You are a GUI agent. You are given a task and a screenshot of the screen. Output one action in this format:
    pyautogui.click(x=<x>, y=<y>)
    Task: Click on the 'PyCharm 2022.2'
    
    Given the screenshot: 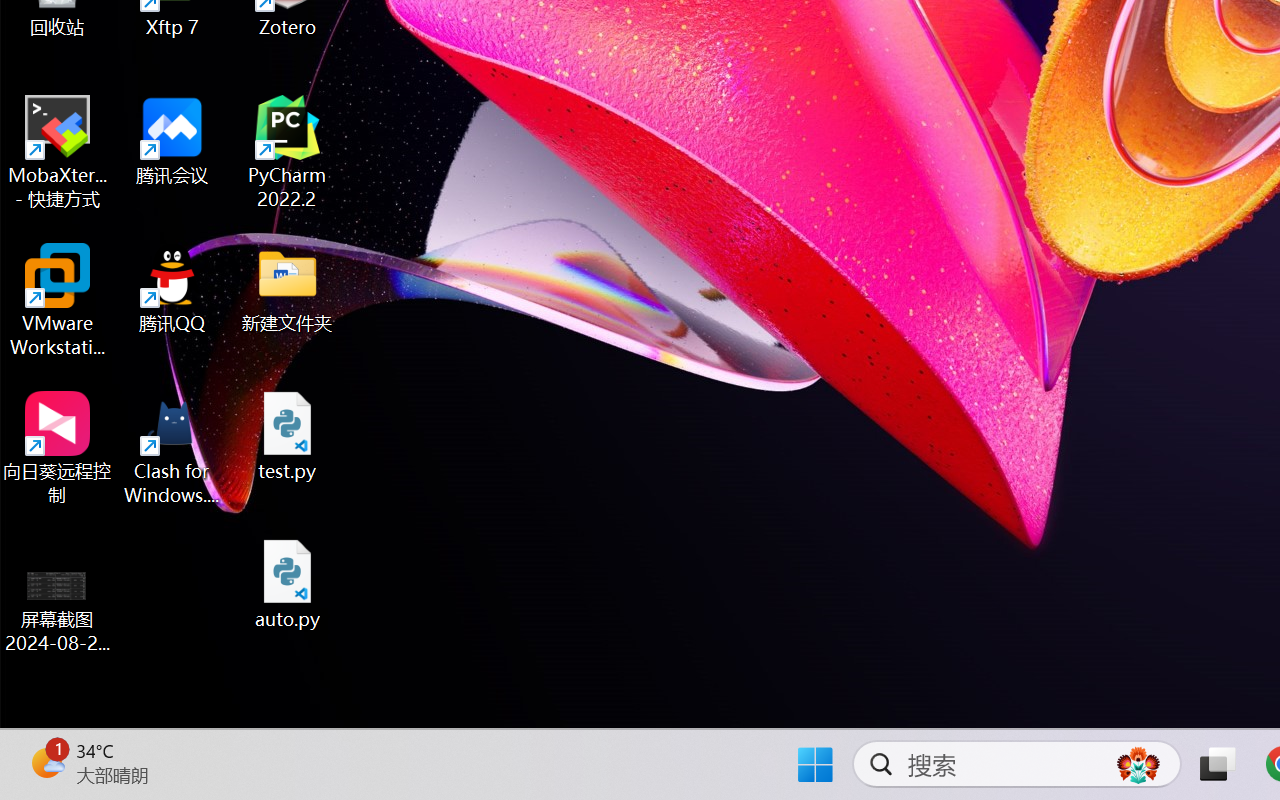 What is the action you would take?
    pyautogui.click(x=287, y=152)
    